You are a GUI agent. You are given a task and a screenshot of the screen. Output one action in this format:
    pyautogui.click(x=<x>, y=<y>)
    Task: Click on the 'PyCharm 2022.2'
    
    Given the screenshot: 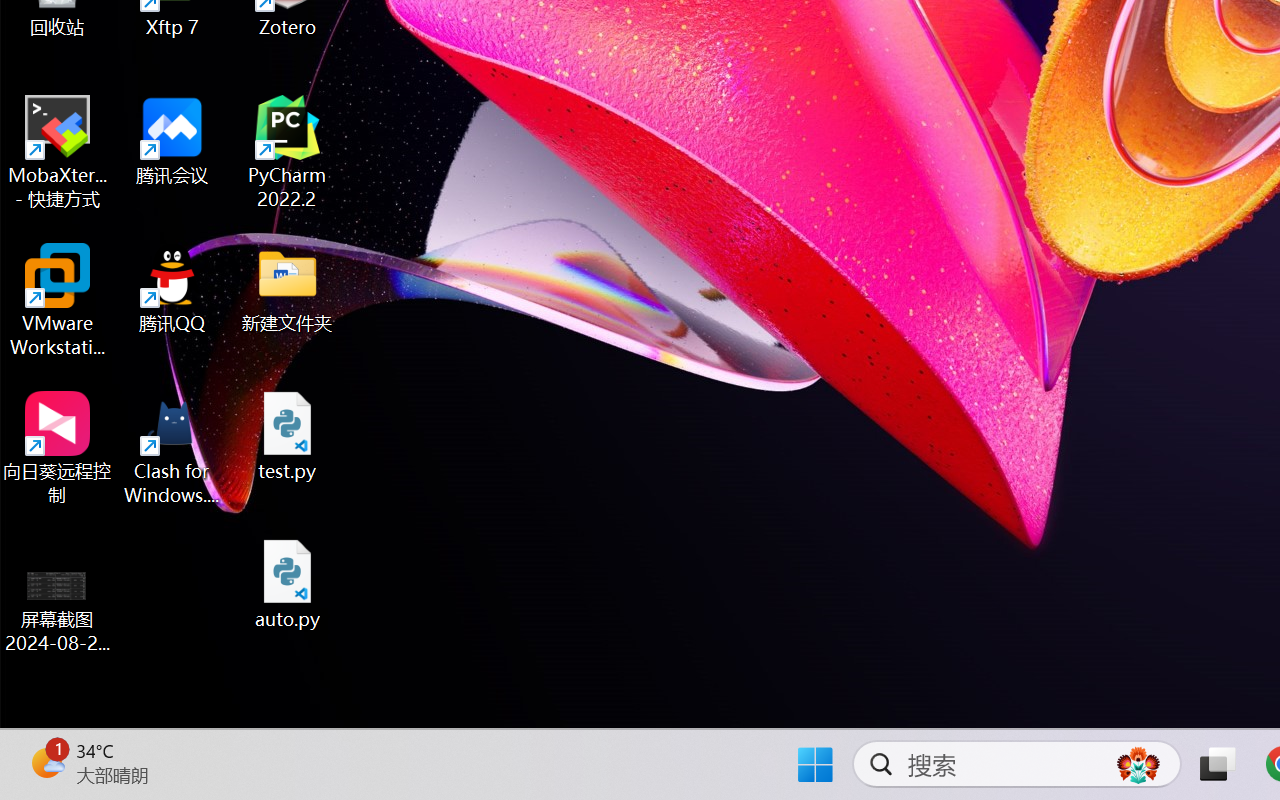 What is the action you would take?
    pyautogui.click(x=287, y=152)
    